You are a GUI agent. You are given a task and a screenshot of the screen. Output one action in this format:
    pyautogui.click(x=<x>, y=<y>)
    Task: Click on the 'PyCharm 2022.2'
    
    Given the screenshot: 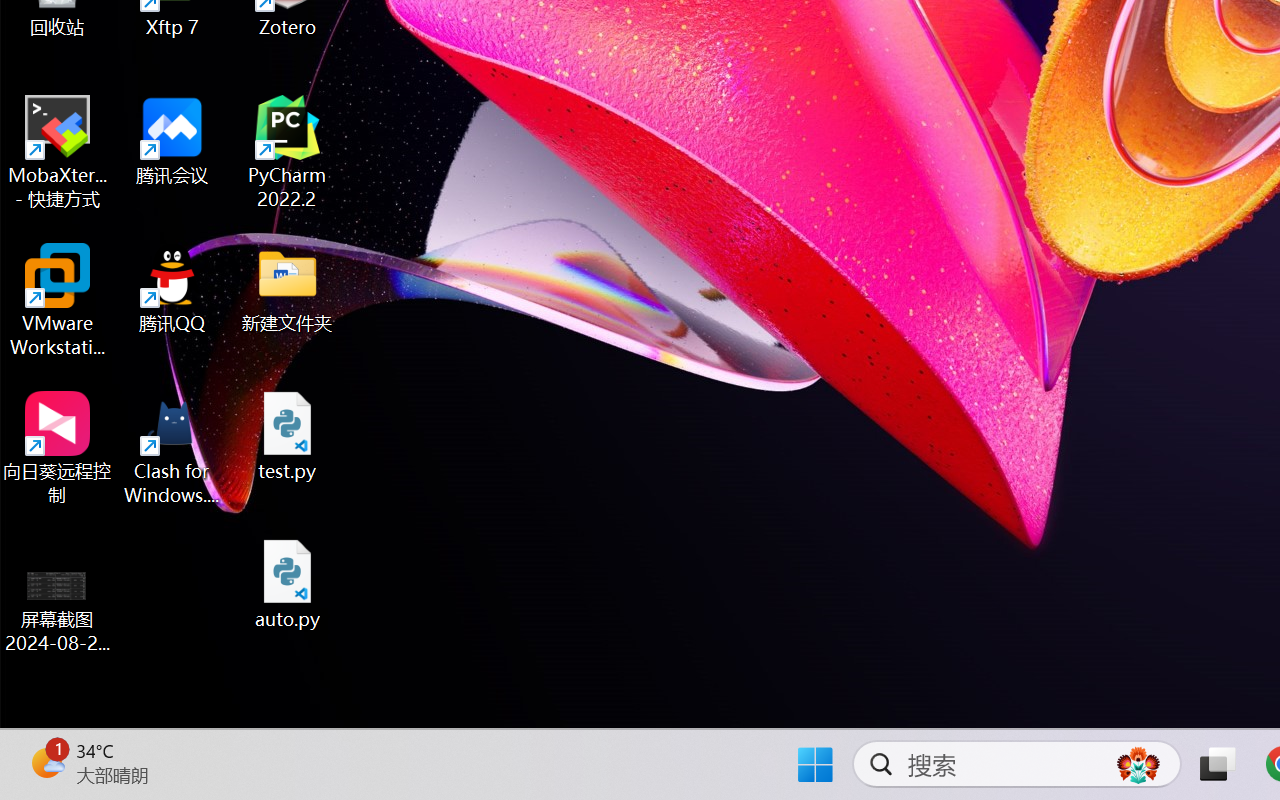 What is the action you would take?
    pyautogui.click(x=287, y=152)
    